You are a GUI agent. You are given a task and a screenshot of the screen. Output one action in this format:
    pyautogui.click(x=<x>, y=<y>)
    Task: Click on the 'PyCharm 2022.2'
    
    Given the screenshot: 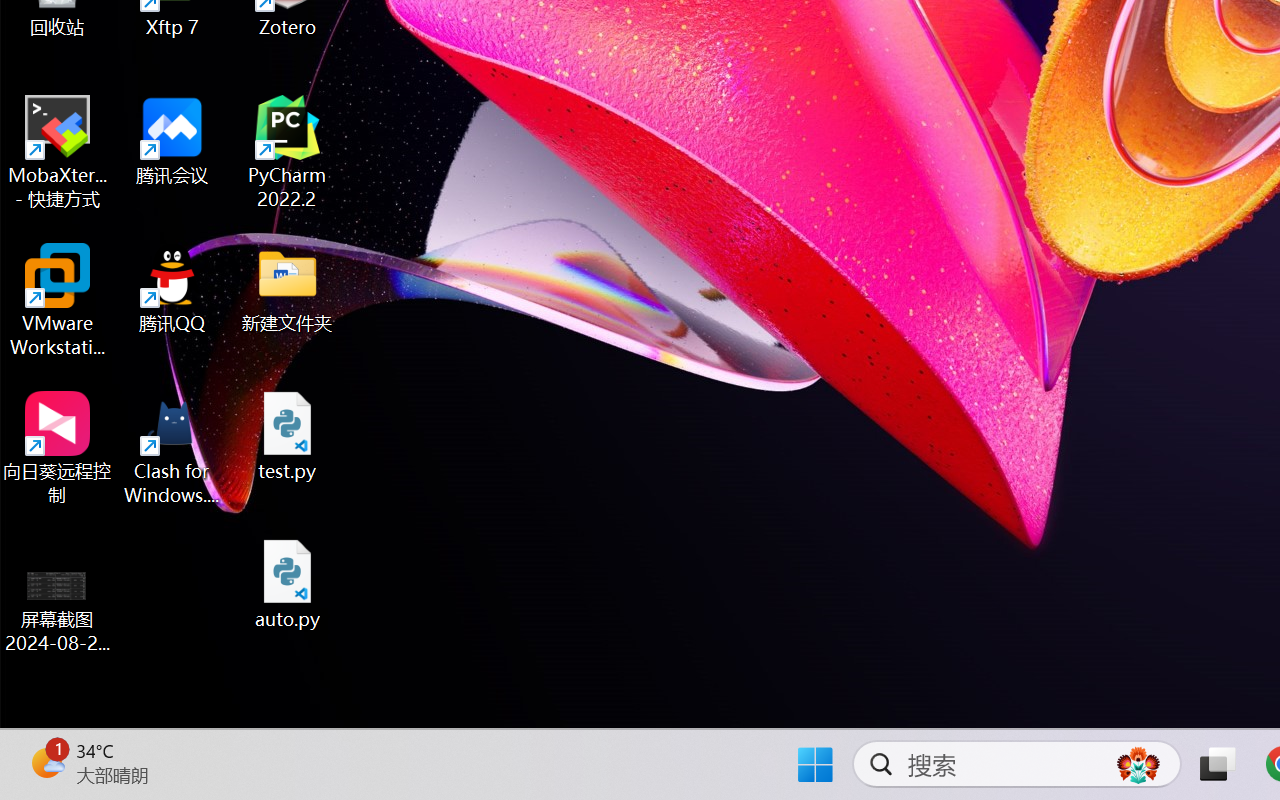 What is the action you would take?
    pyautogui.click(x=287, y=152)
    